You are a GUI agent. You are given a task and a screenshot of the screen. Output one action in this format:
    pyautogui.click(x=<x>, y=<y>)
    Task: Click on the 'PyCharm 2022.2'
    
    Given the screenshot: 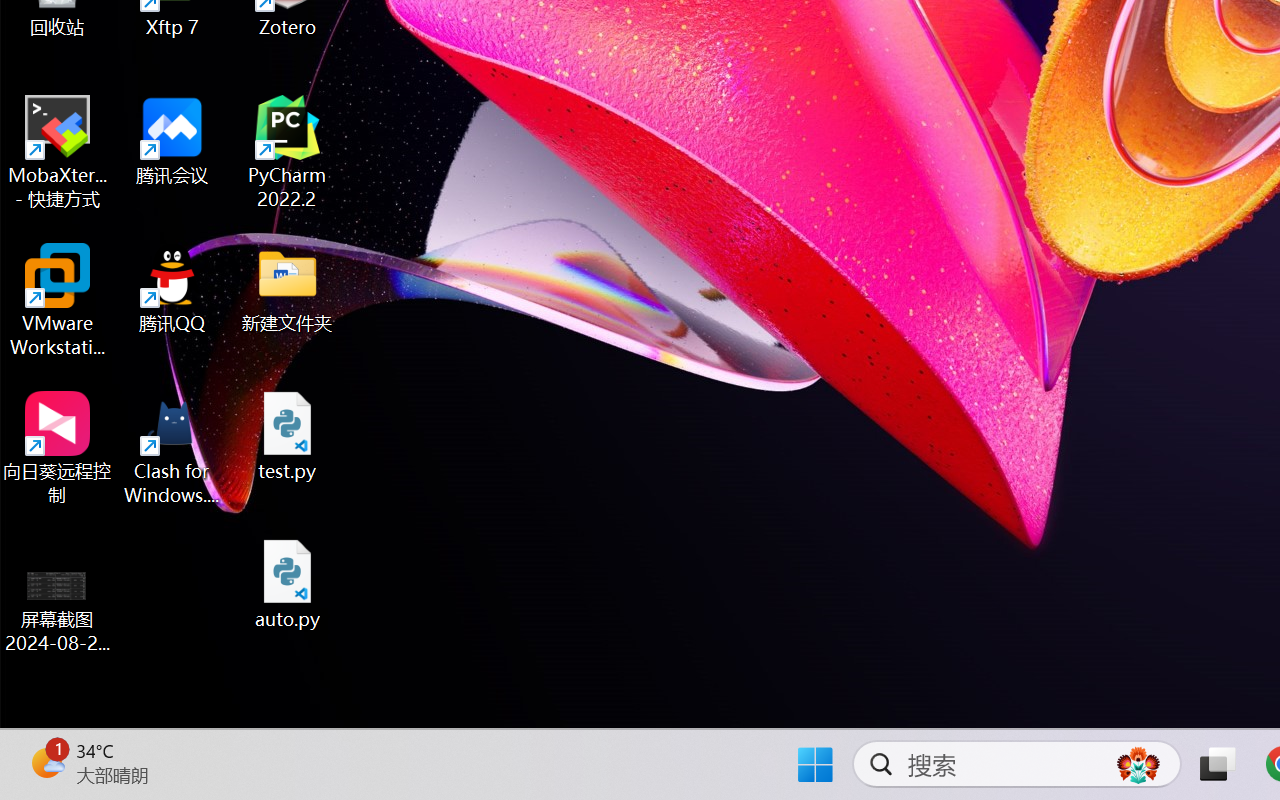 What is the action you would take?
    pyautogui.click(x=287, y=152)
    